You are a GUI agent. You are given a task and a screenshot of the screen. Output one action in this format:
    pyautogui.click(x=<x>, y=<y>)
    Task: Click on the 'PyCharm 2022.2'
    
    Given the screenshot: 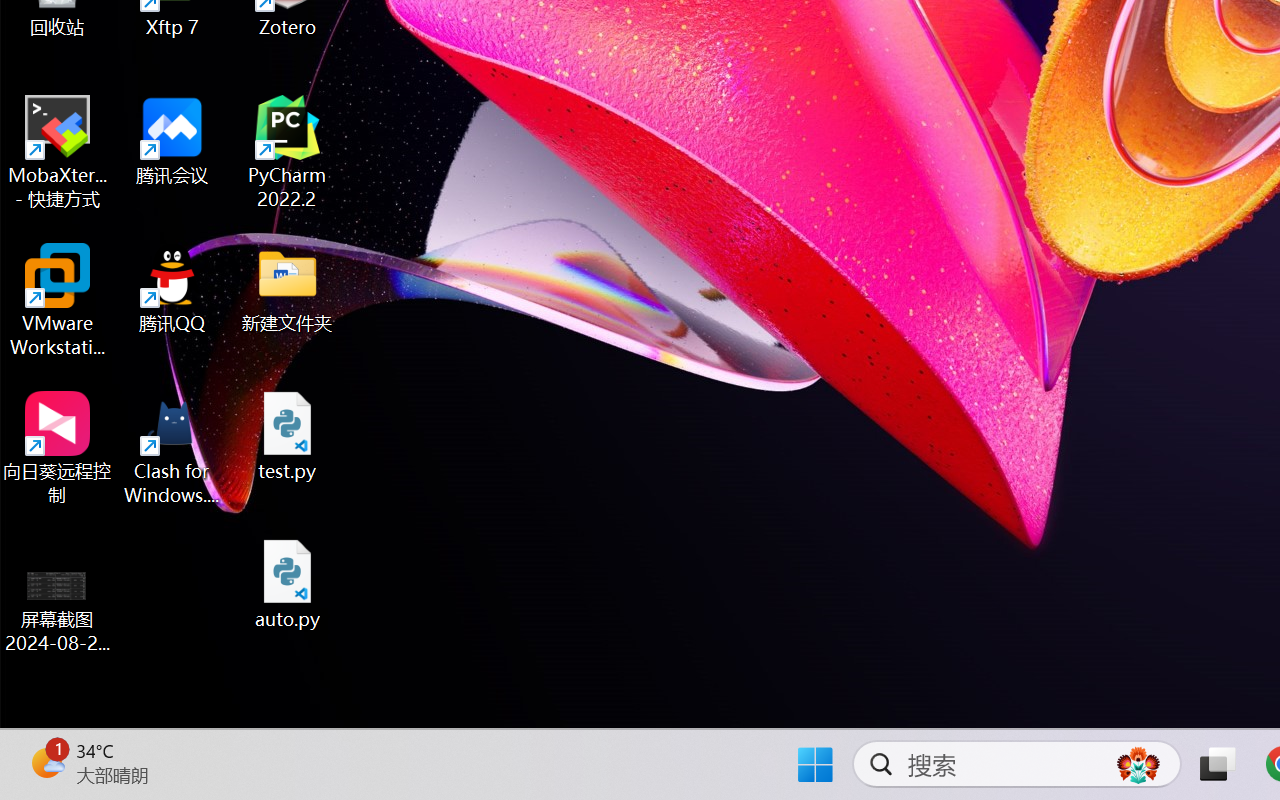 What is the action you would take?
    pyautogui.click(x=287, y=152)
    